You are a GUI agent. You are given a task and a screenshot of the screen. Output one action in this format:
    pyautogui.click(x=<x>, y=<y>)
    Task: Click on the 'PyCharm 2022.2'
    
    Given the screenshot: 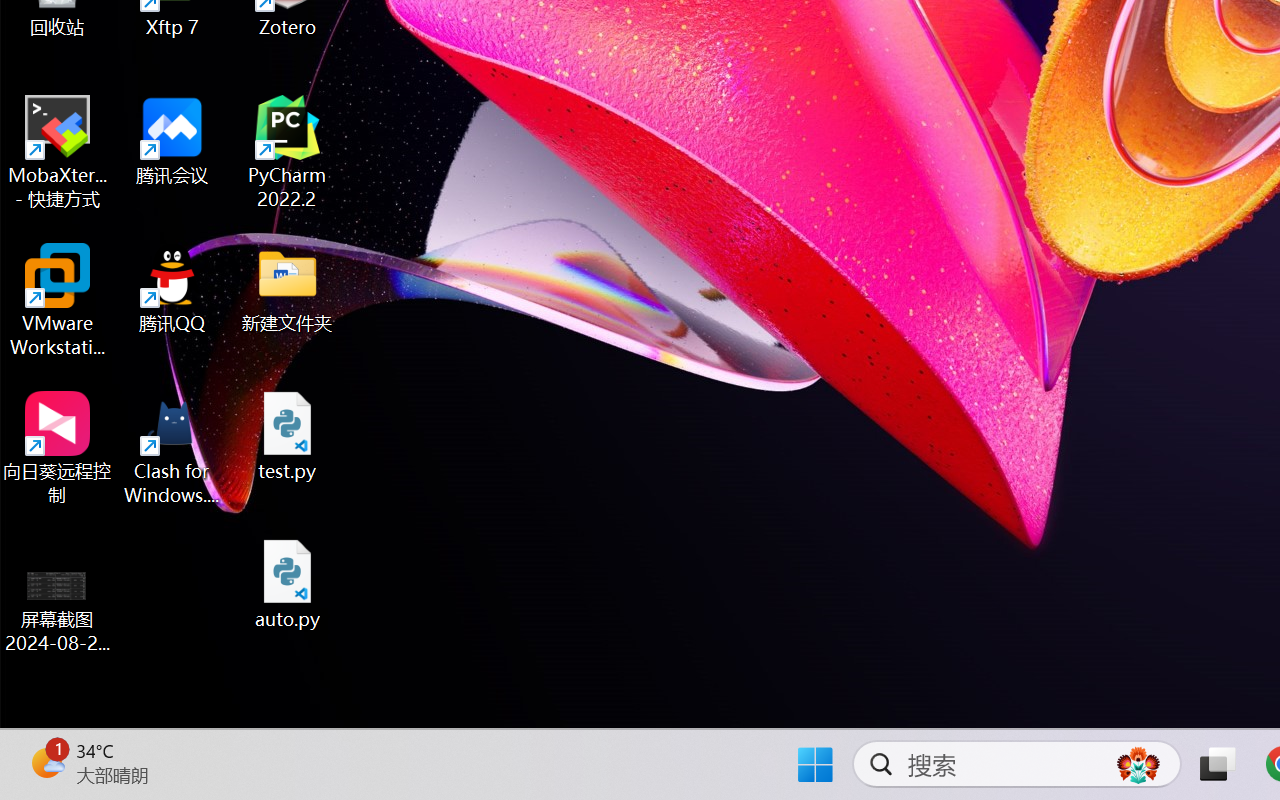 What is the action you would take?
    pyautogui.click(x=287, y=152)
    